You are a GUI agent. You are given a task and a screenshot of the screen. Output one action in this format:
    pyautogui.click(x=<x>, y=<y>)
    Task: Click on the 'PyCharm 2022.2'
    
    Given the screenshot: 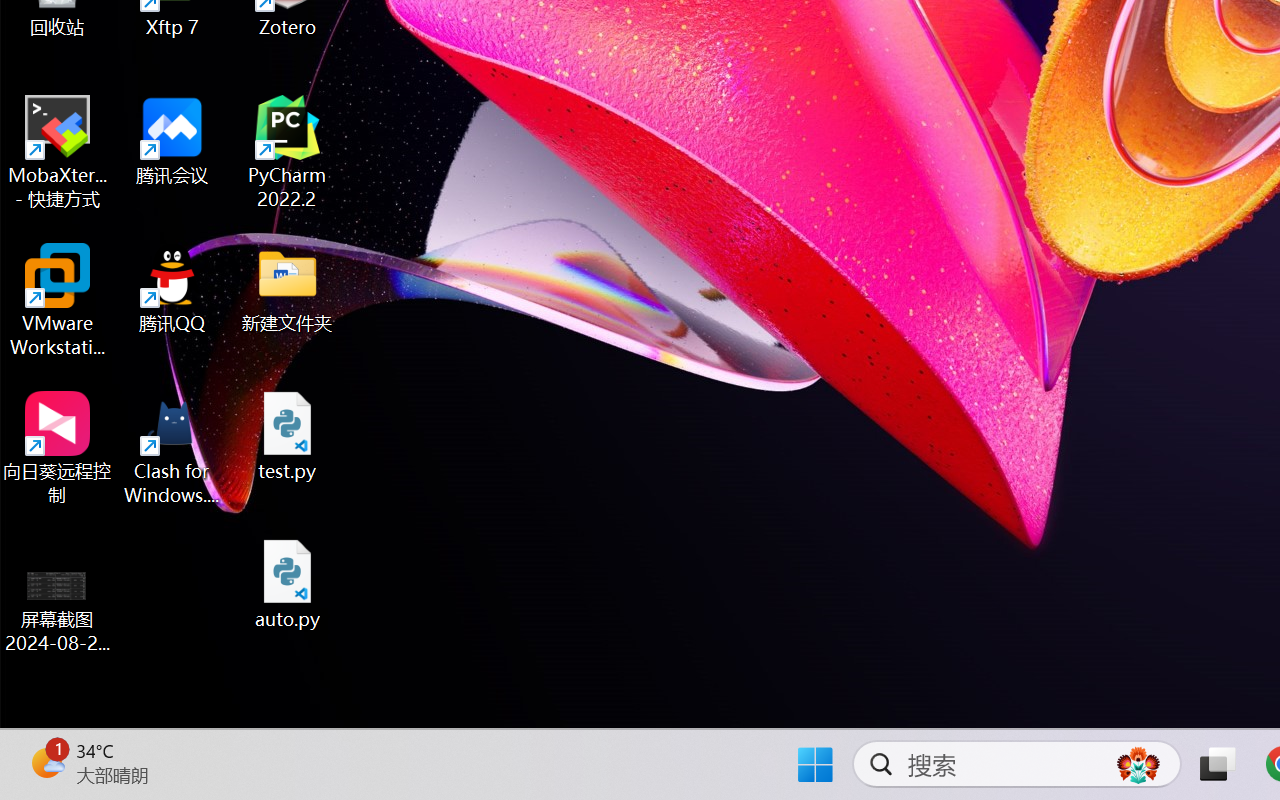 What is the action you would take?
    pyautogui.click(x=287, y=152)
    